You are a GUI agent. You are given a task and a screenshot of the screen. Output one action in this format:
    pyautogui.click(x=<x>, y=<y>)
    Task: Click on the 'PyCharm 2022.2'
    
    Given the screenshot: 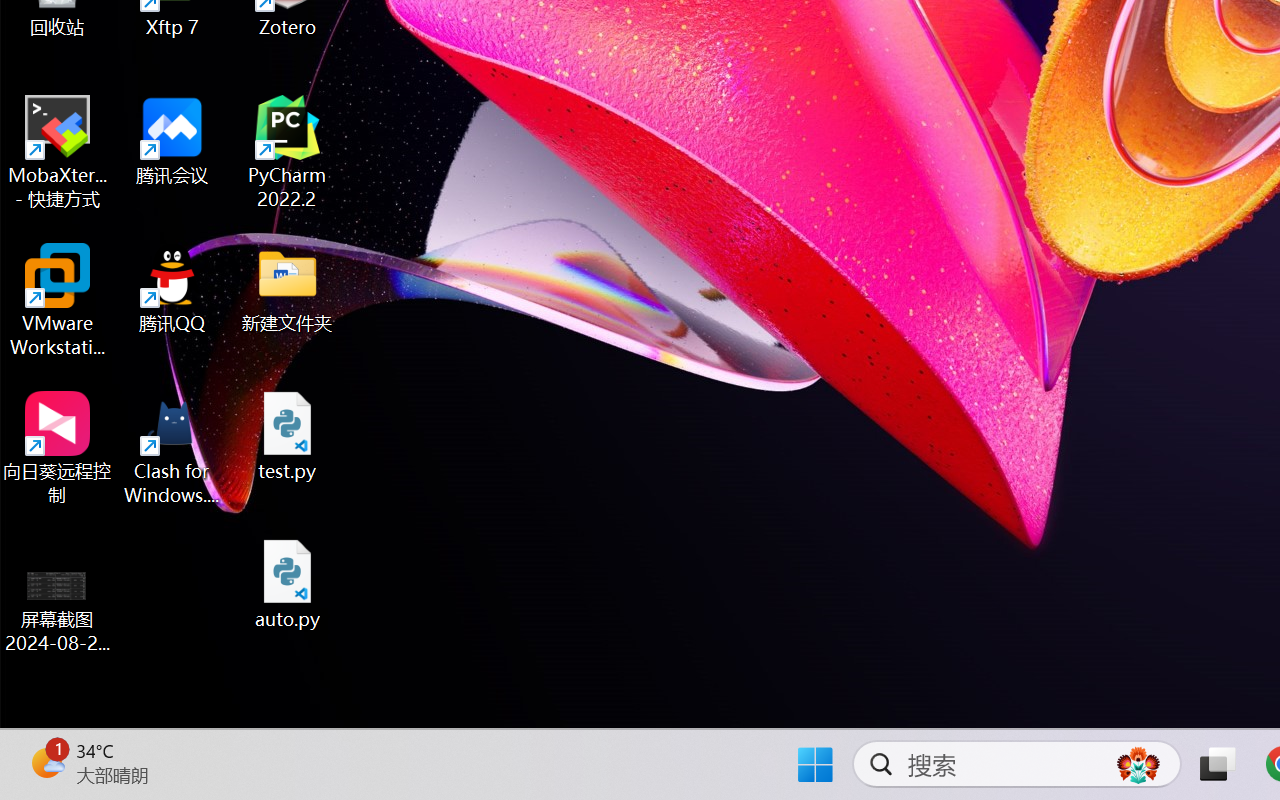 What is the action you would take?
    pyautogui.click(x=287, y=152)
    